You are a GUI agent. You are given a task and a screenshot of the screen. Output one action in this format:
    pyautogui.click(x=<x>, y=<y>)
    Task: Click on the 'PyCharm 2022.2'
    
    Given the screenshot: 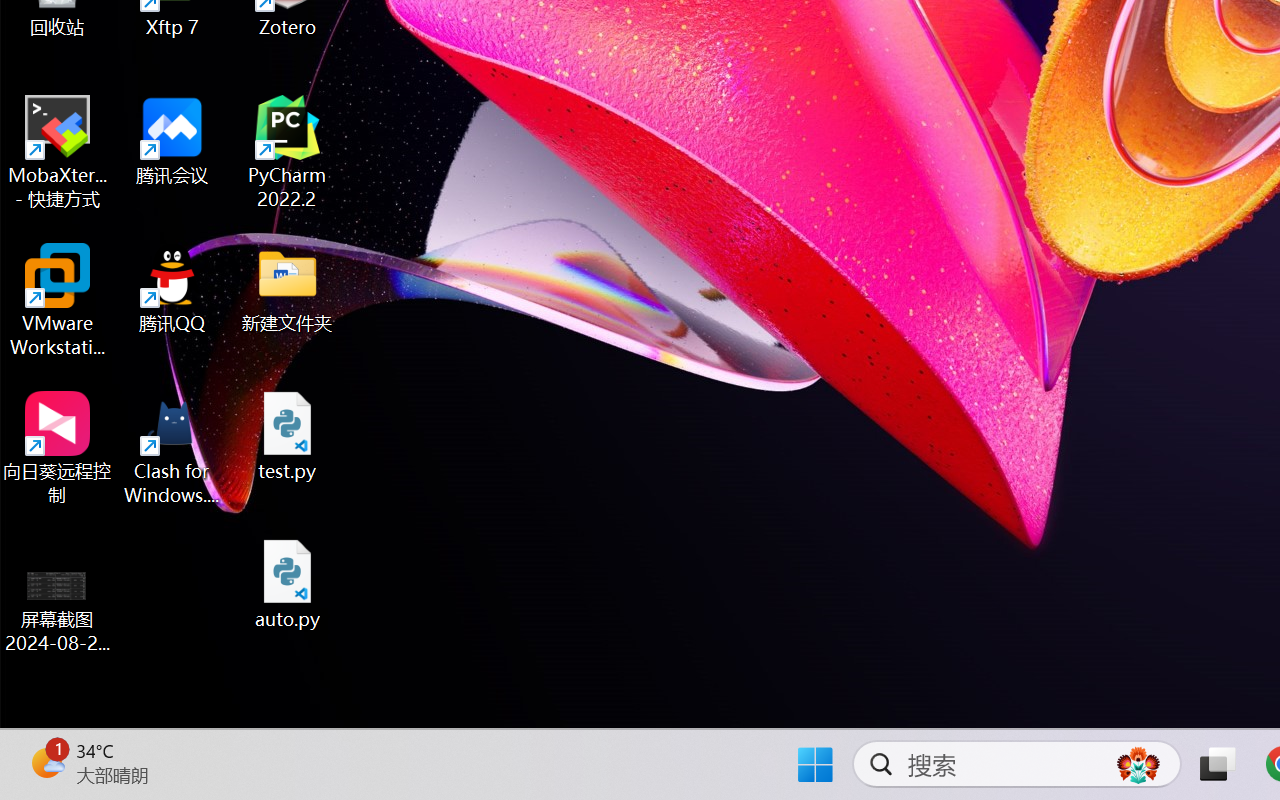 What is the action you would take?
    pyautogui.click(x=287, y=152)
    